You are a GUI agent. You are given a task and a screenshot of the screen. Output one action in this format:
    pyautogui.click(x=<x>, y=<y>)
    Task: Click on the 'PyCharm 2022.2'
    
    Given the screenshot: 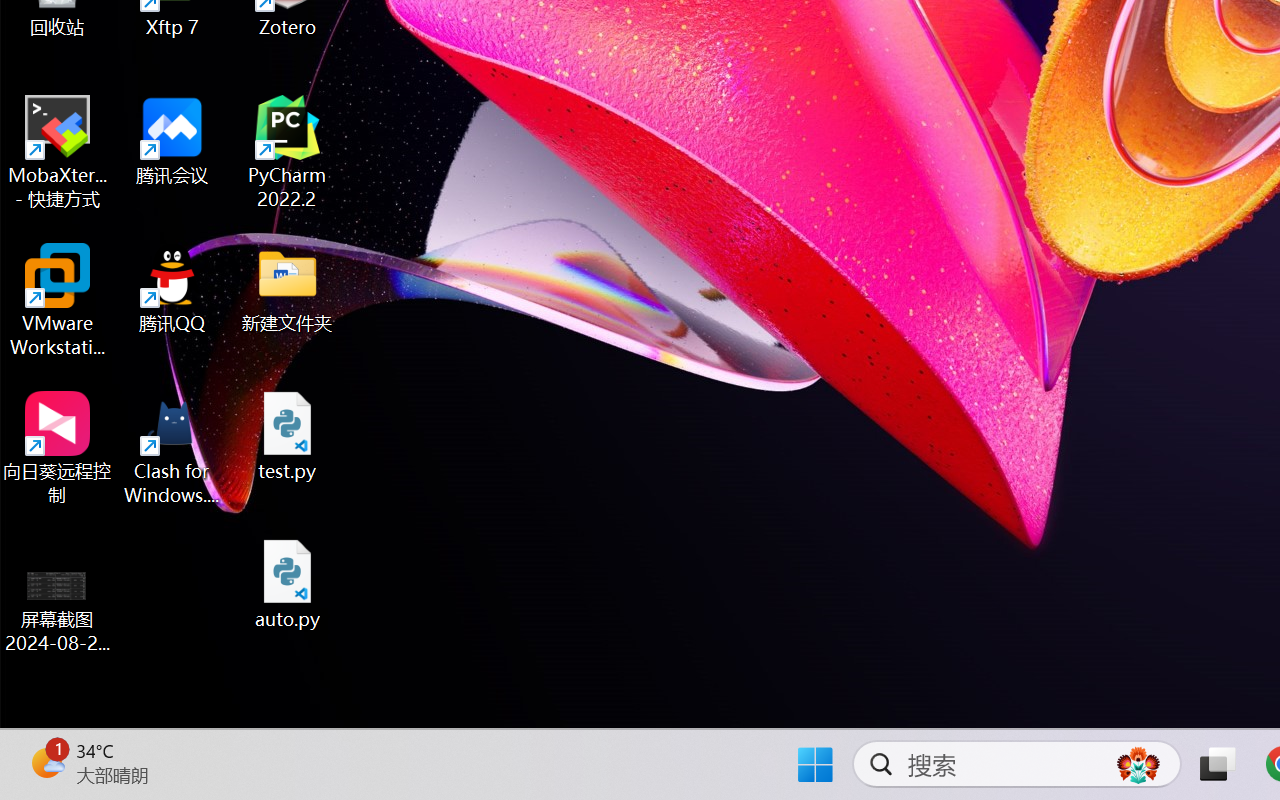 What is the action you would take?
    pyautogui.click(x=287, y=152)
    